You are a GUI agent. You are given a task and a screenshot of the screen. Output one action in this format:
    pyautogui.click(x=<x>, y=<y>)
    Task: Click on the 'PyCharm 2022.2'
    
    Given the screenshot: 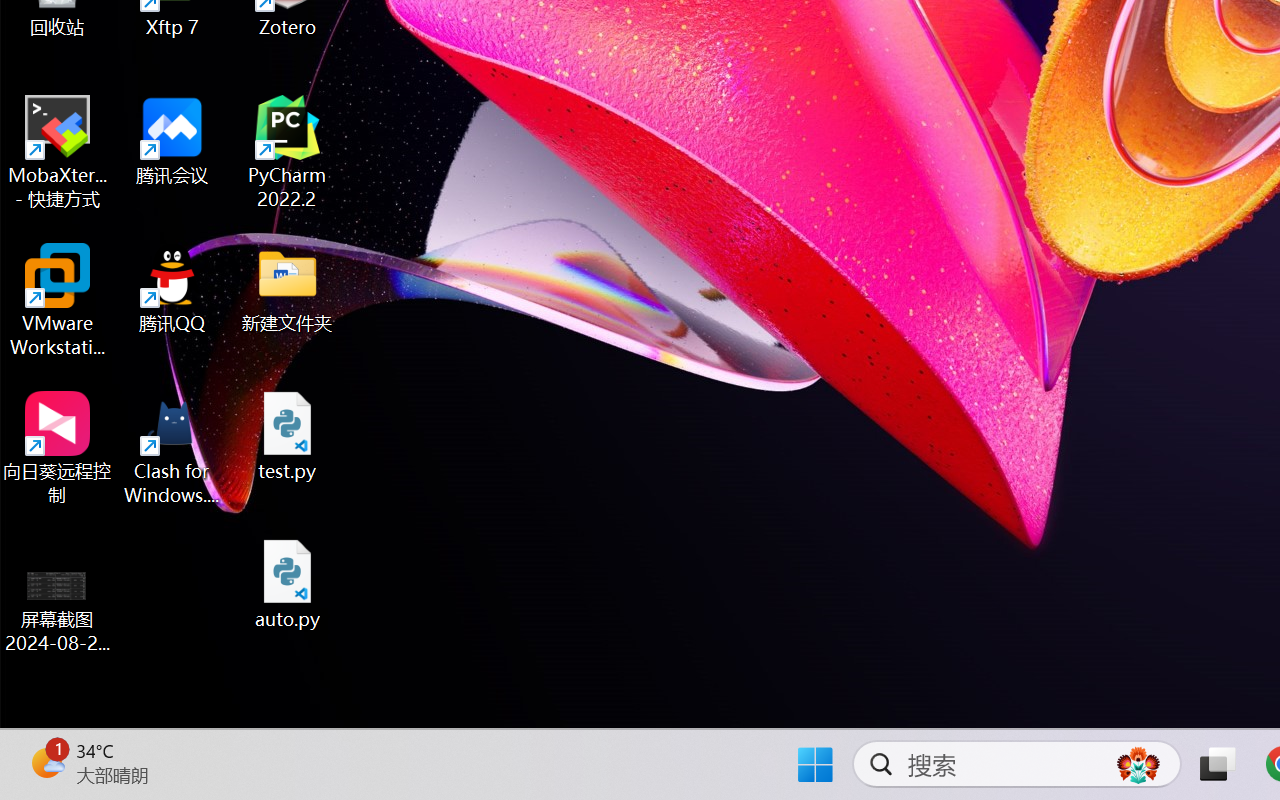 What is the action you would take?
    pyautogui.click(x=287, y=152)
    